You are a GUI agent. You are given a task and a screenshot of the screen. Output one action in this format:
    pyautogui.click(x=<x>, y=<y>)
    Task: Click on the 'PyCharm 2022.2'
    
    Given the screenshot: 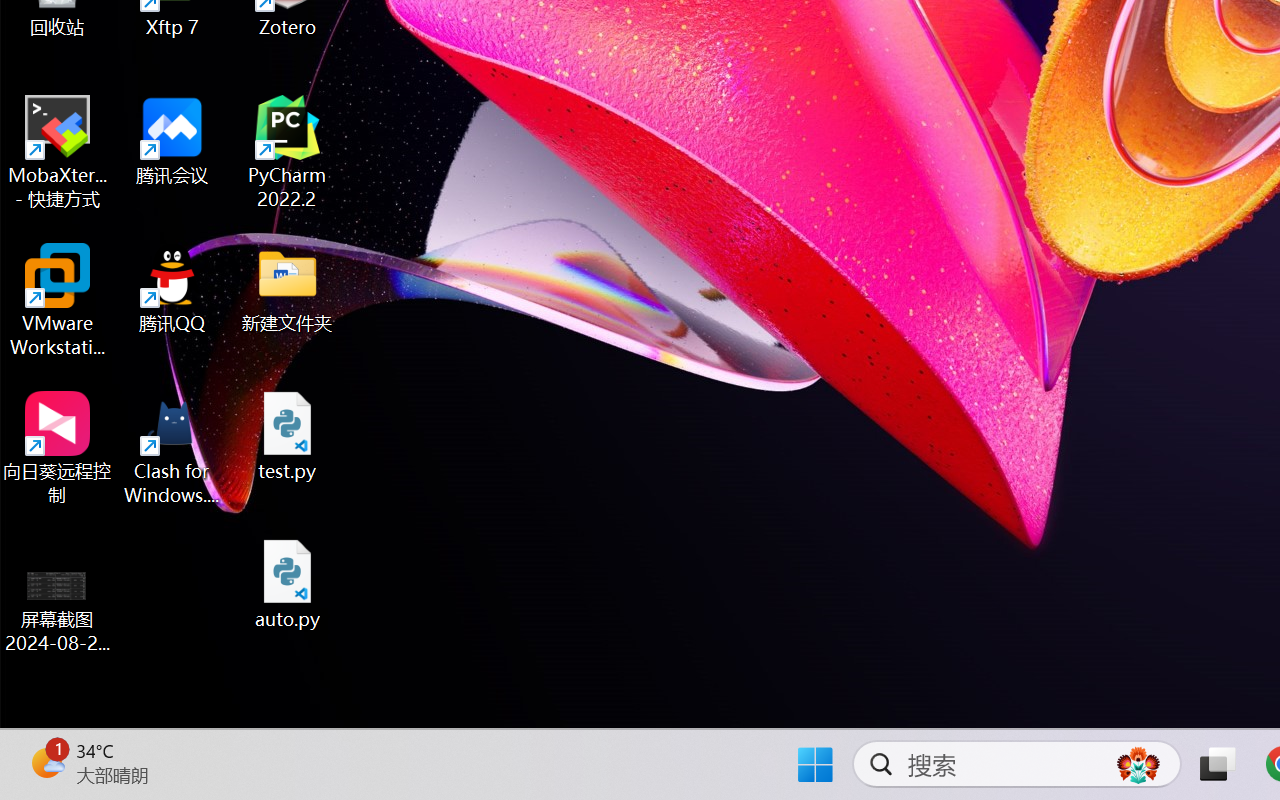 What is the action you would take?
    pyautogui.click(x=287, y=152)
    